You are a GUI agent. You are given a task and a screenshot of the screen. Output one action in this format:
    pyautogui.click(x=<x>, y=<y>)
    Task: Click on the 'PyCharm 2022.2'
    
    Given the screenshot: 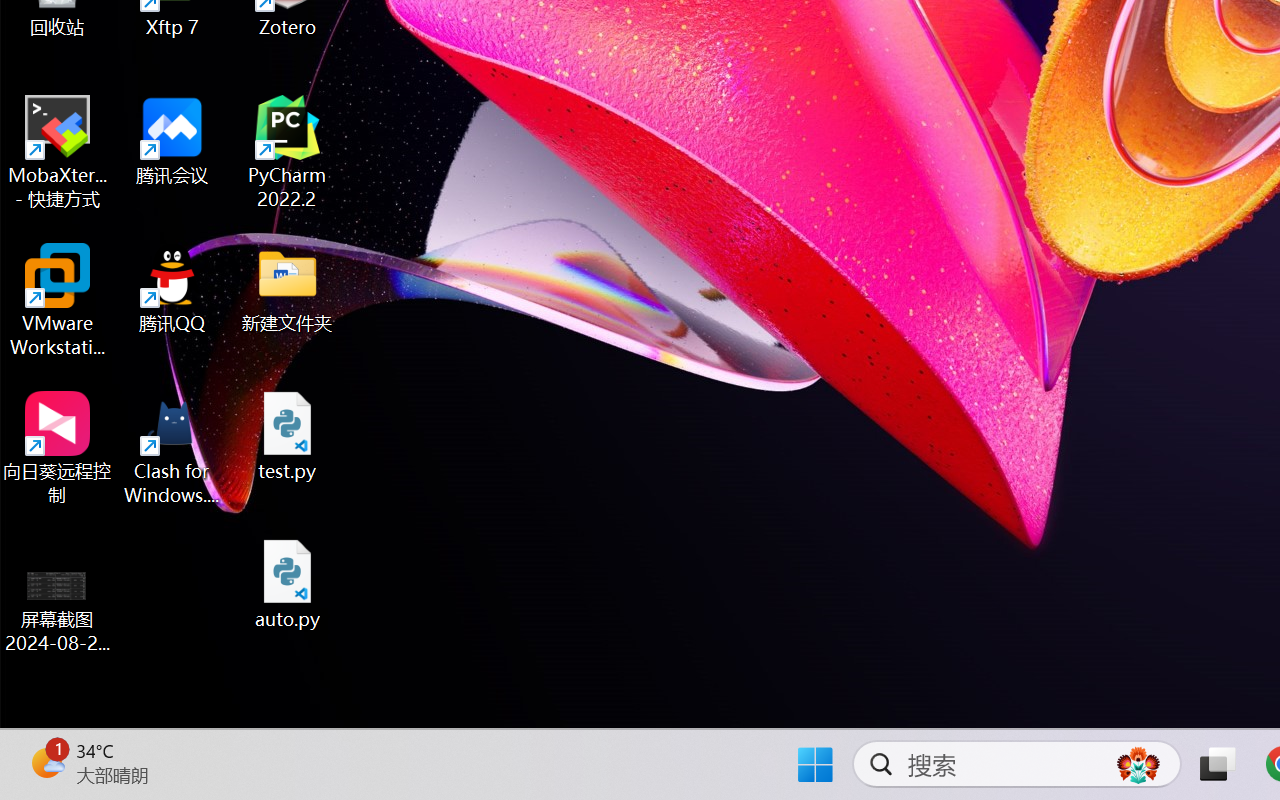 What is the action you would take?
    pyautogui.click(x=287, y=152)
    